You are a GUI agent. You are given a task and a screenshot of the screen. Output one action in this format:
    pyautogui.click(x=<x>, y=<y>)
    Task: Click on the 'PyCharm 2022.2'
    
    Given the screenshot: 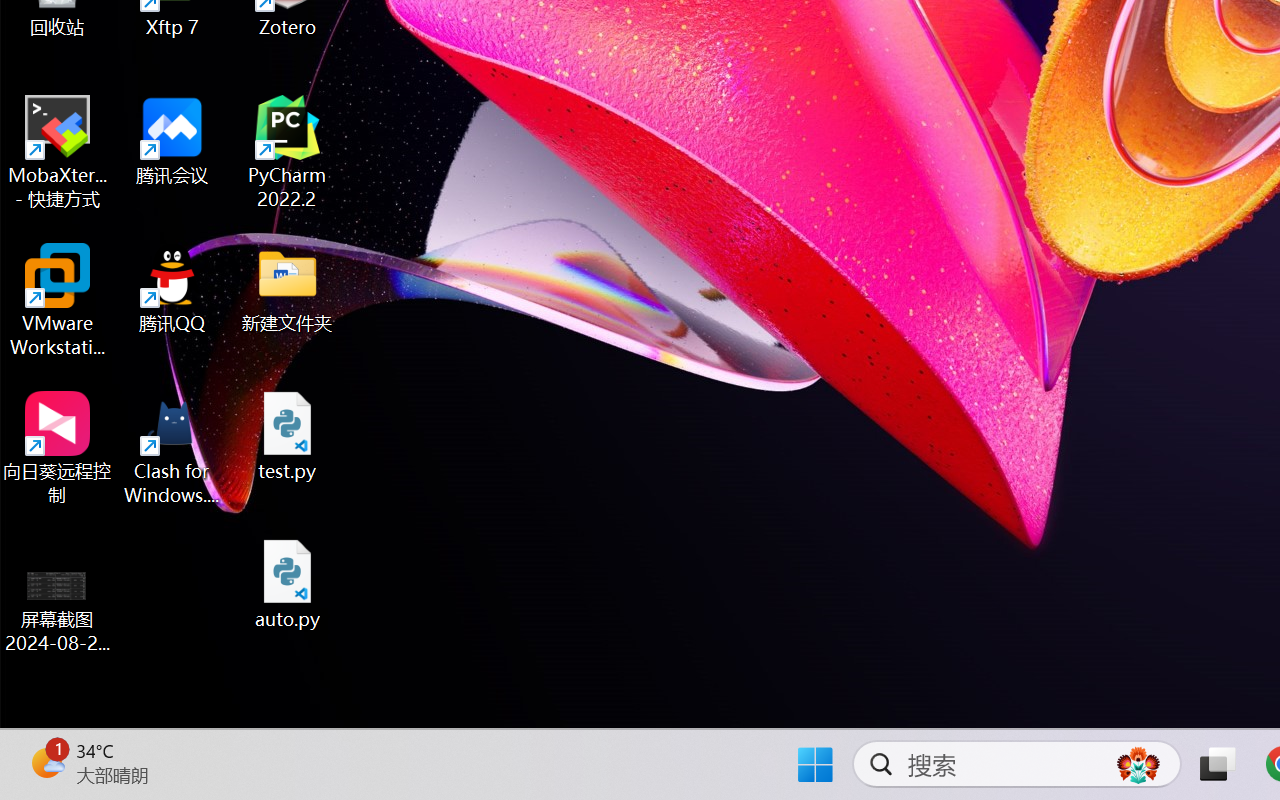 What is the action you would take?
    pyautogui.click(x=287, y=152)
    